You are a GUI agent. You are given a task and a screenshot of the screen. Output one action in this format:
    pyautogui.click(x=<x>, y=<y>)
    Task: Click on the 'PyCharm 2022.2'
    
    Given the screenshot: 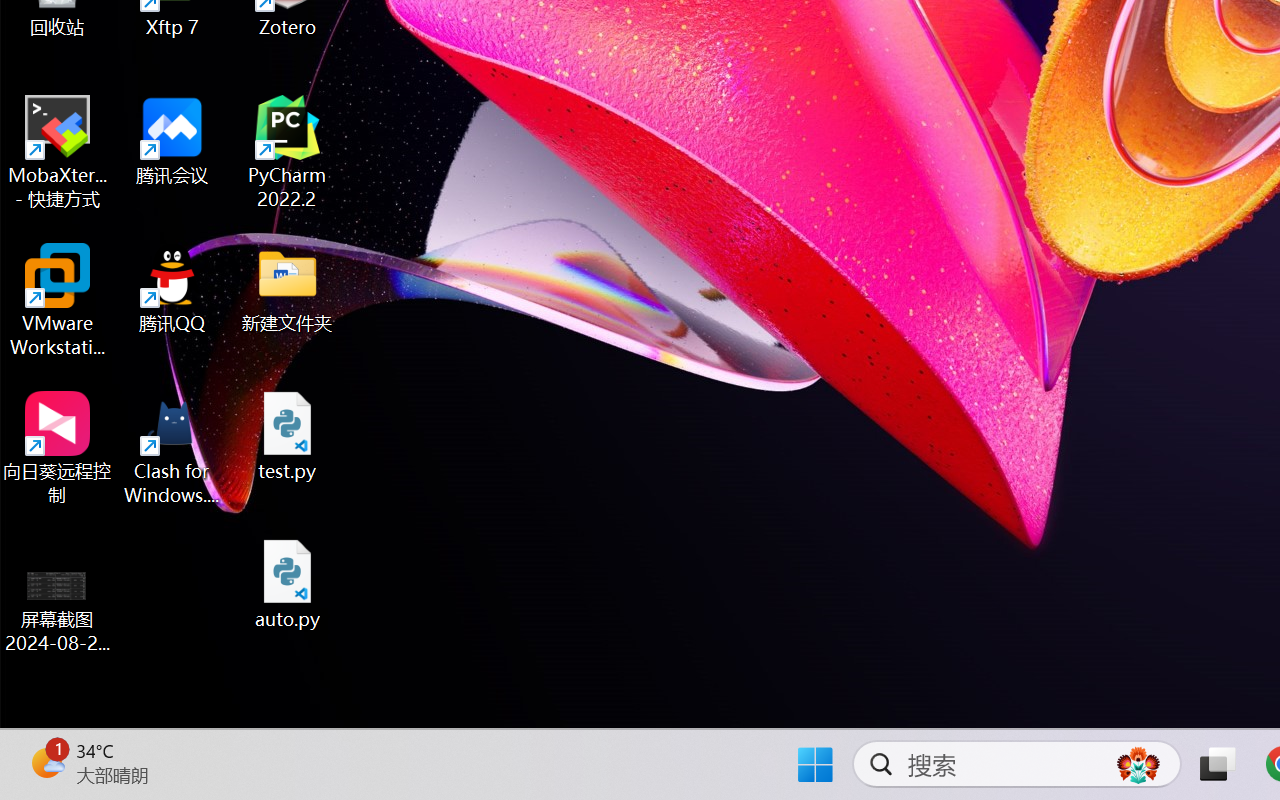 What is the action you would take?
    pyautogui.click(x=287, y=152)
    